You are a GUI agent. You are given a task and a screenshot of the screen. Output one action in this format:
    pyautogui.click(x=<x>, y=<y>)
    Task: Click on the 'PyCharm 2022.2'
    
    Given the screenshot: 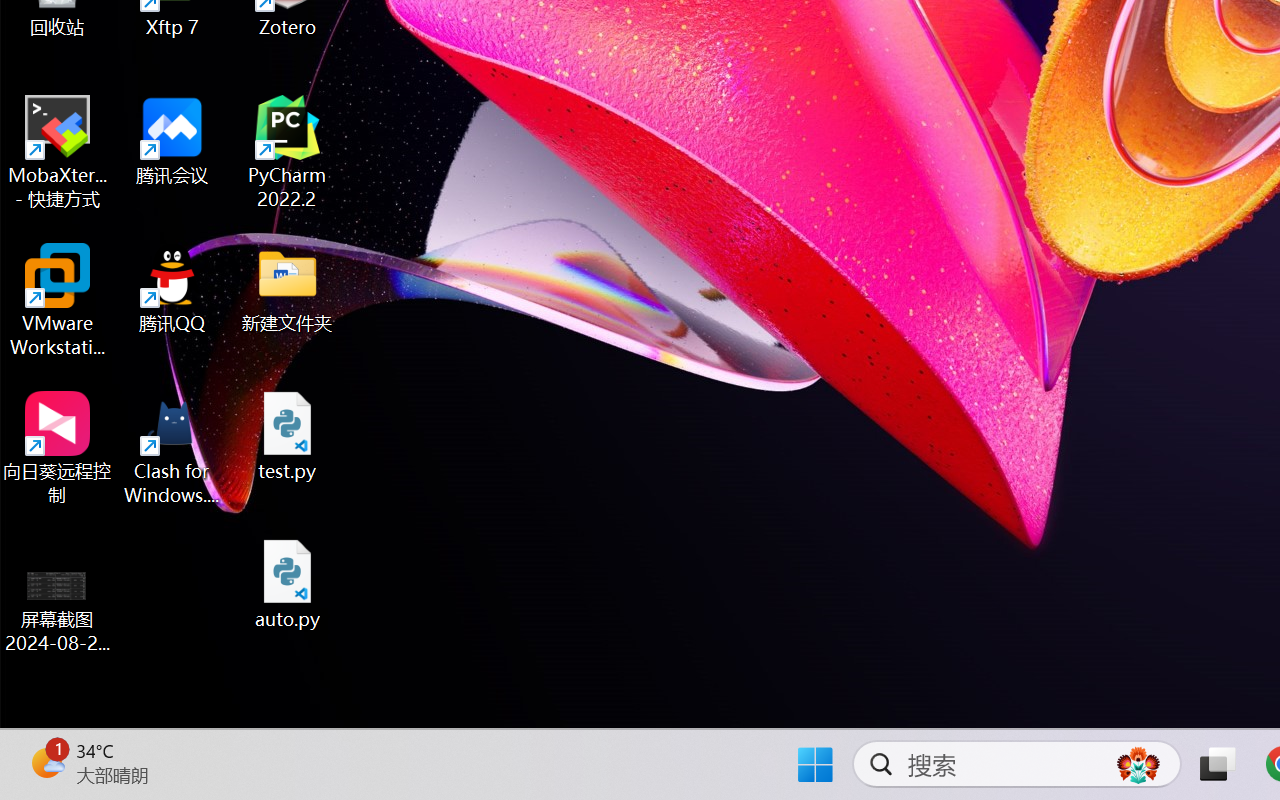 What is the action you would take?
    pyautogui.click(x=287, y=152)
    